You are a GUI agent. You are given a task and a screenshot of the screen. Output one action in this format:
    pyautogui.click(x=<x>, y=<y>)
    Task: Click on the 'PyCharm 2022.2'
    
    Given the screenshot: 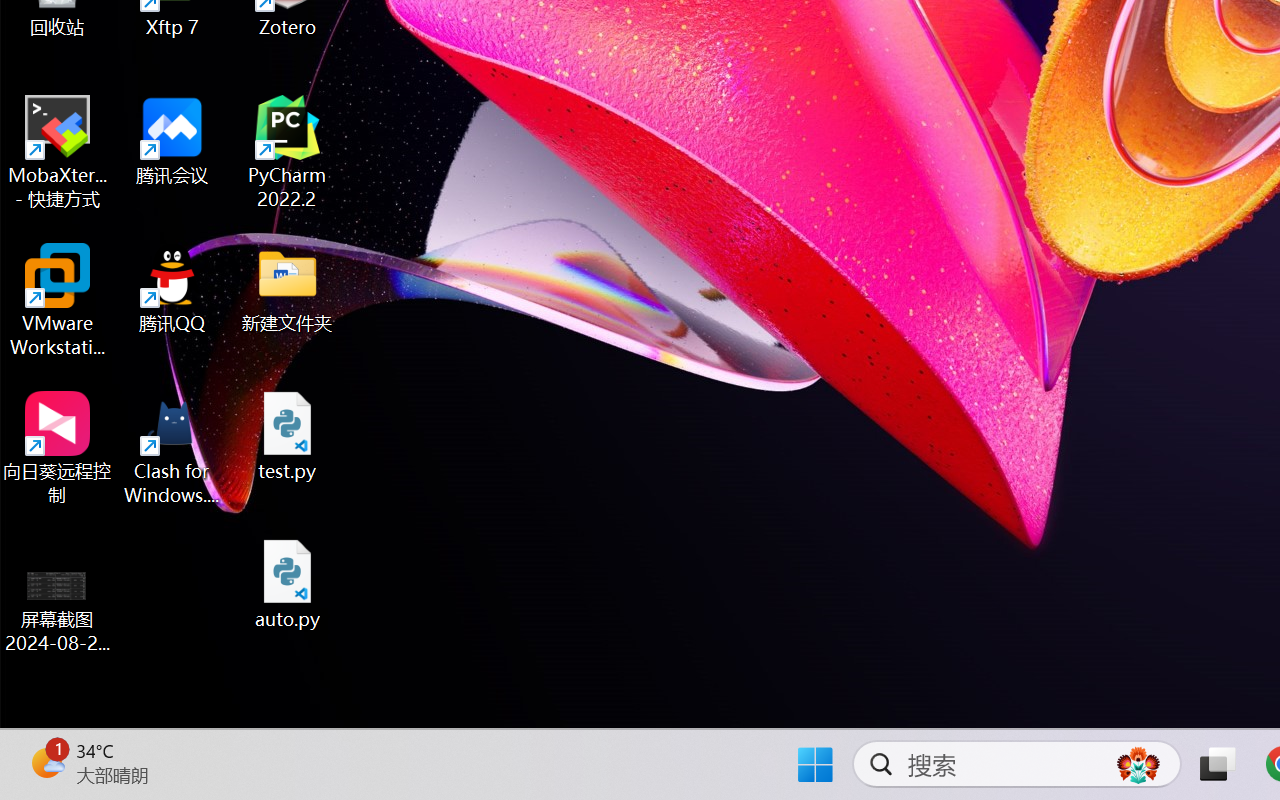 What is the action you would take?
    pyautogui.click(x=287, y=152)
    